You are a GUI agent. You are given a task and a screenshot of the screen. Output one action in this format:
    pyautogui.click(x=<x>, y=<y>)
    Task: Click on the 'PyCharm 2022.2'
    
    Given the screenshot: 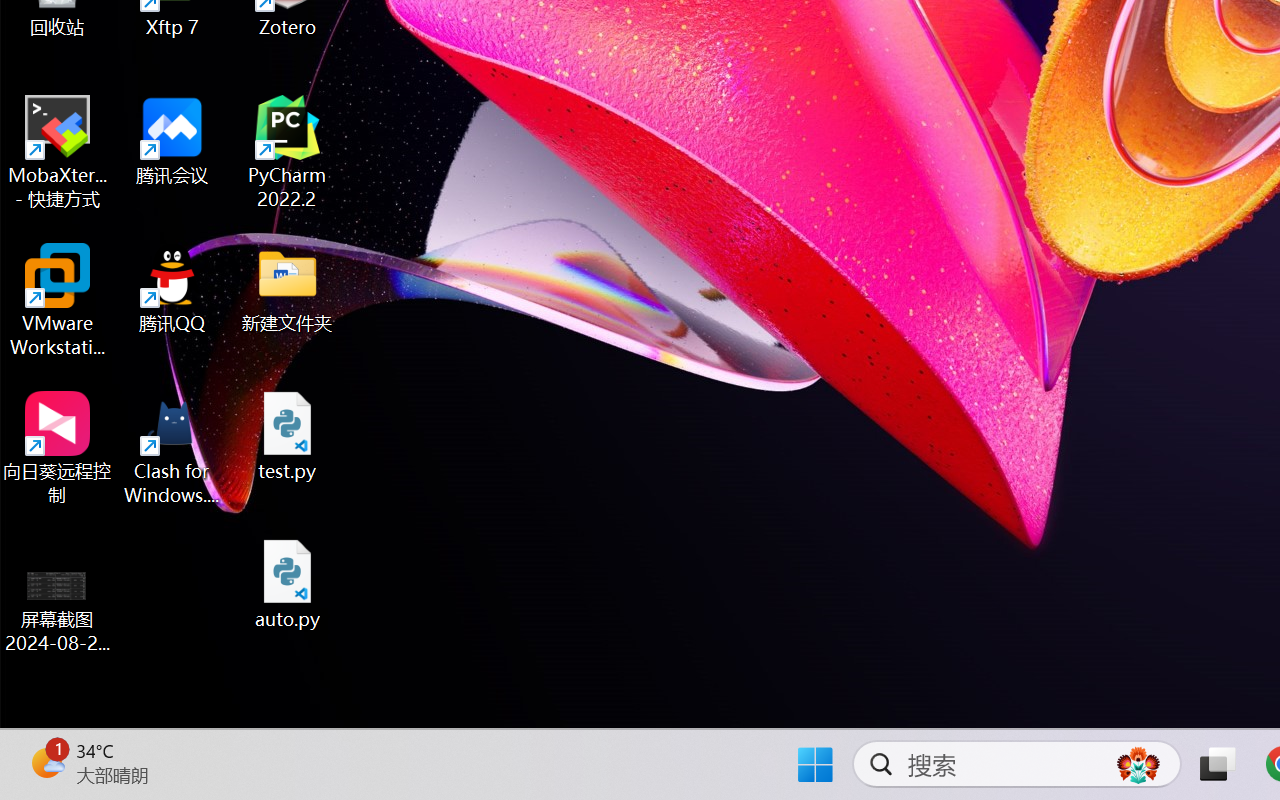 What is the action you would take?
    pyautogui.click(x=287, y=152)
    